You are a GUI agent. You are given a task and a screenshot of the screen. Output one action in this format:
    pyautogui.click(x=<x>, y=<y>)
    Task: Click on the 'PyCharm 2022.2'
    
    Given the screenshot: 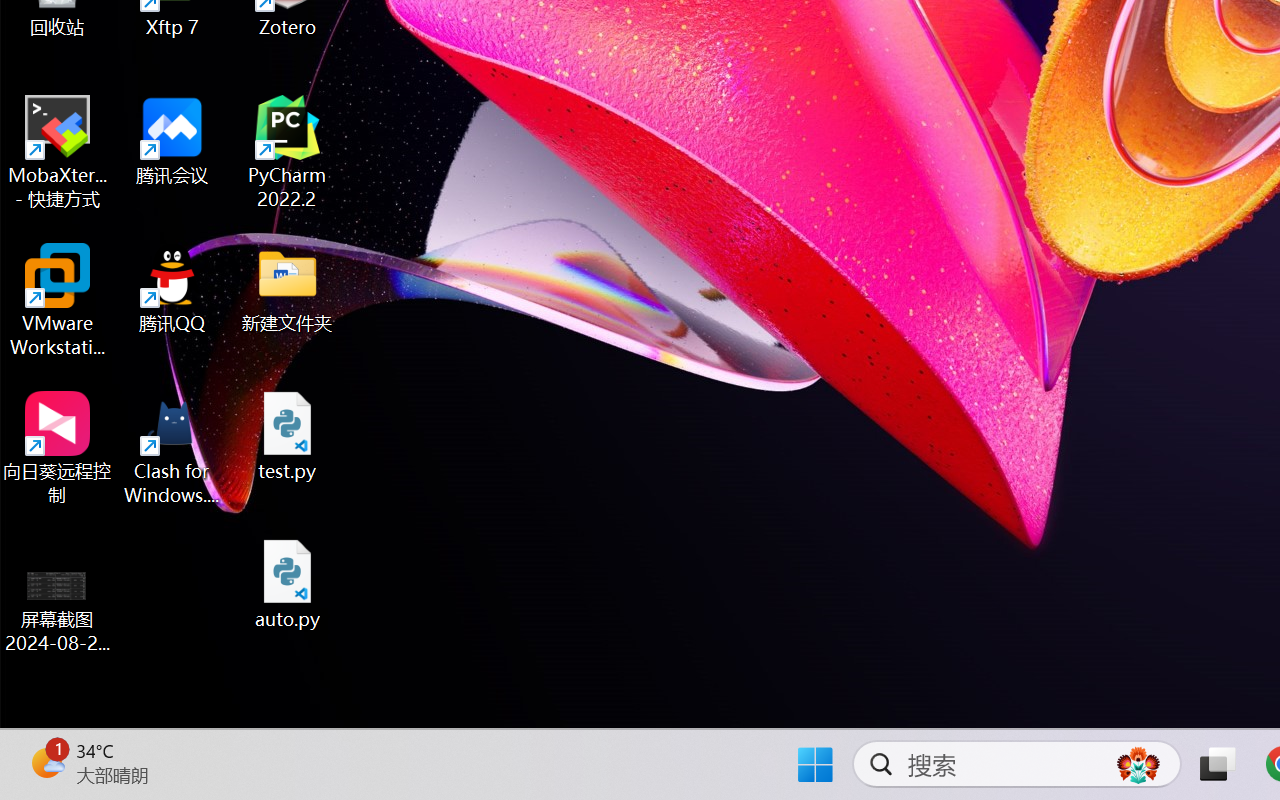 What is the action you would take?
    pyautogui.click(x=287, y=152)
    